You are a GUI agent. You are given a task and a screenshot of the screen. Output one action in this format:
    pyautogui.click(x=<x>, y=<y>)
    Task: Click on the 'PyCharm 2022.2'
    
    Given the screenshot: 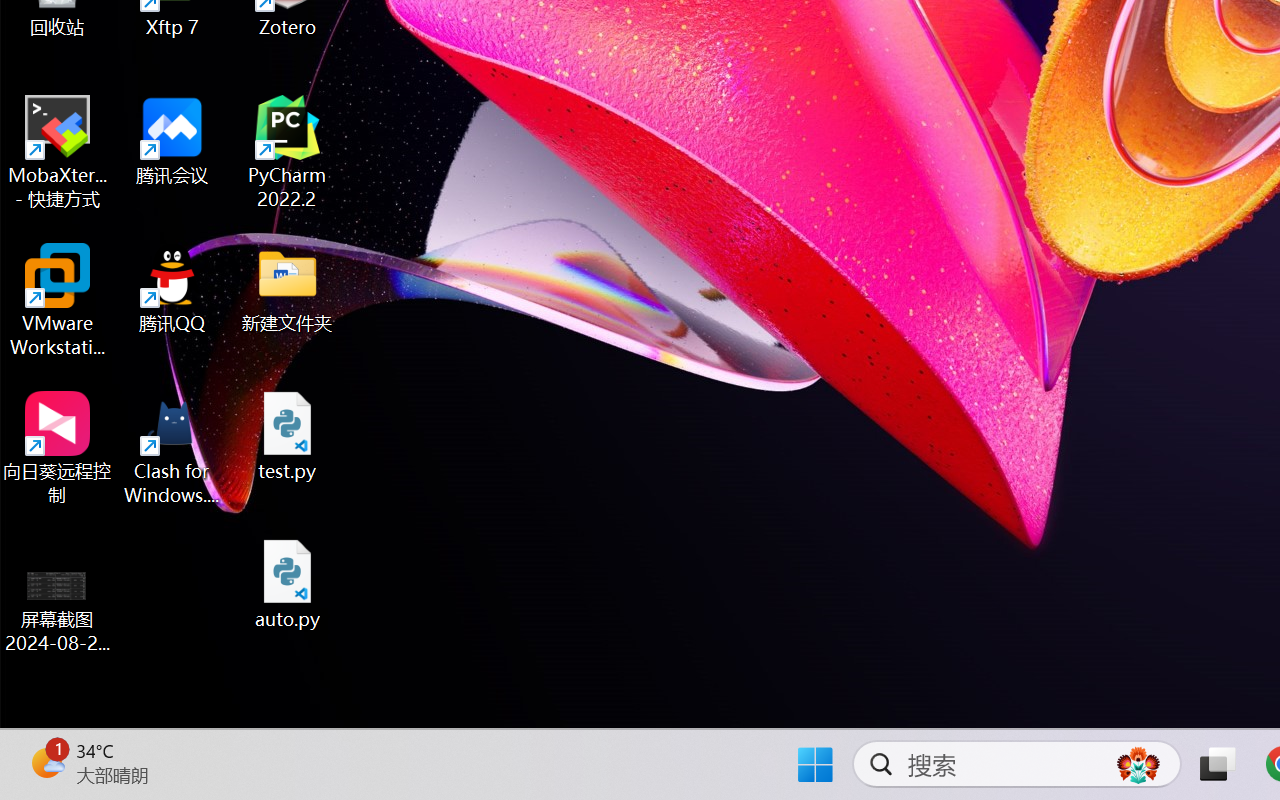 What is the action you would take?
    pyautogui.click(x=287, y=152)
    